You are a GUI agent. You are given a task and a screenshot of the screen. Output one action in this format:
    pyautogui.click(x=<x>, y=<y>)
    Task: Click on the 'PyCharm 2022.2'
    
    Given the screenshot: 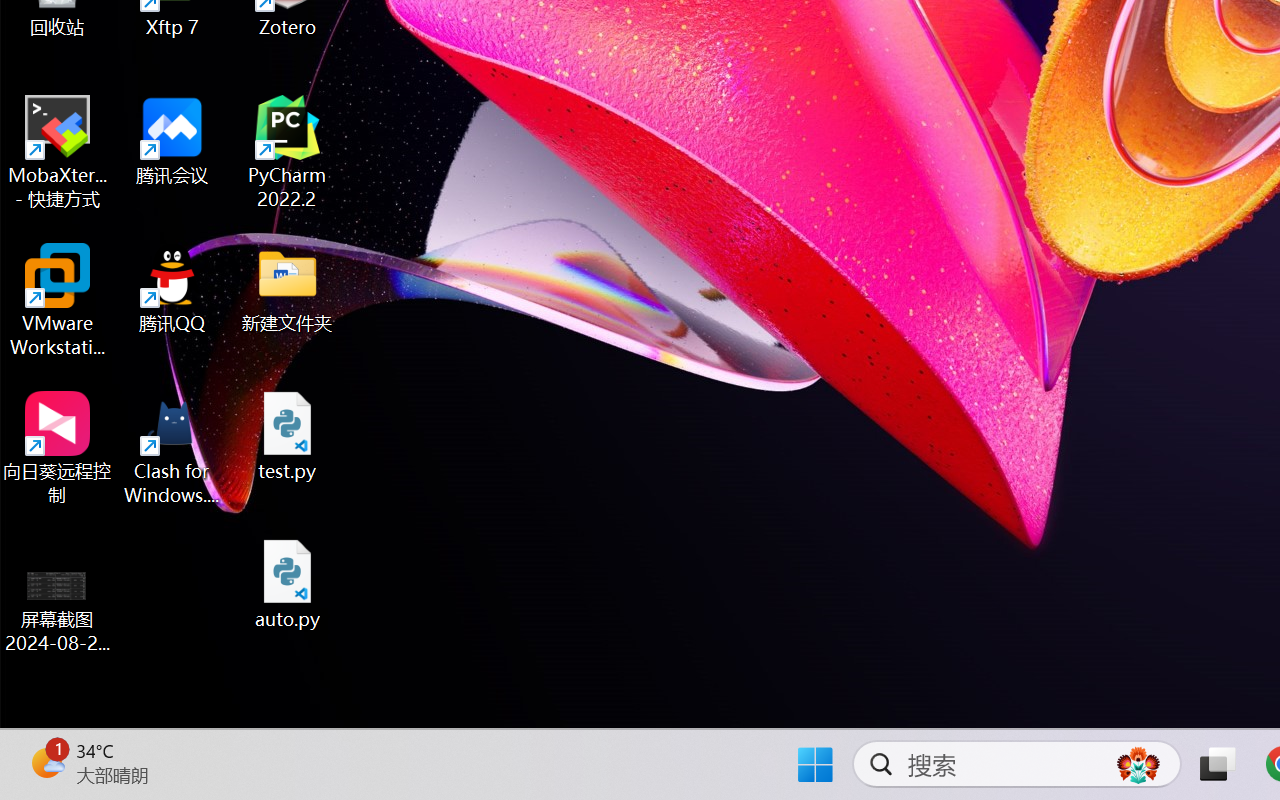 What is the action you would take?
    pyautogui.click(x=287, y=152)
    